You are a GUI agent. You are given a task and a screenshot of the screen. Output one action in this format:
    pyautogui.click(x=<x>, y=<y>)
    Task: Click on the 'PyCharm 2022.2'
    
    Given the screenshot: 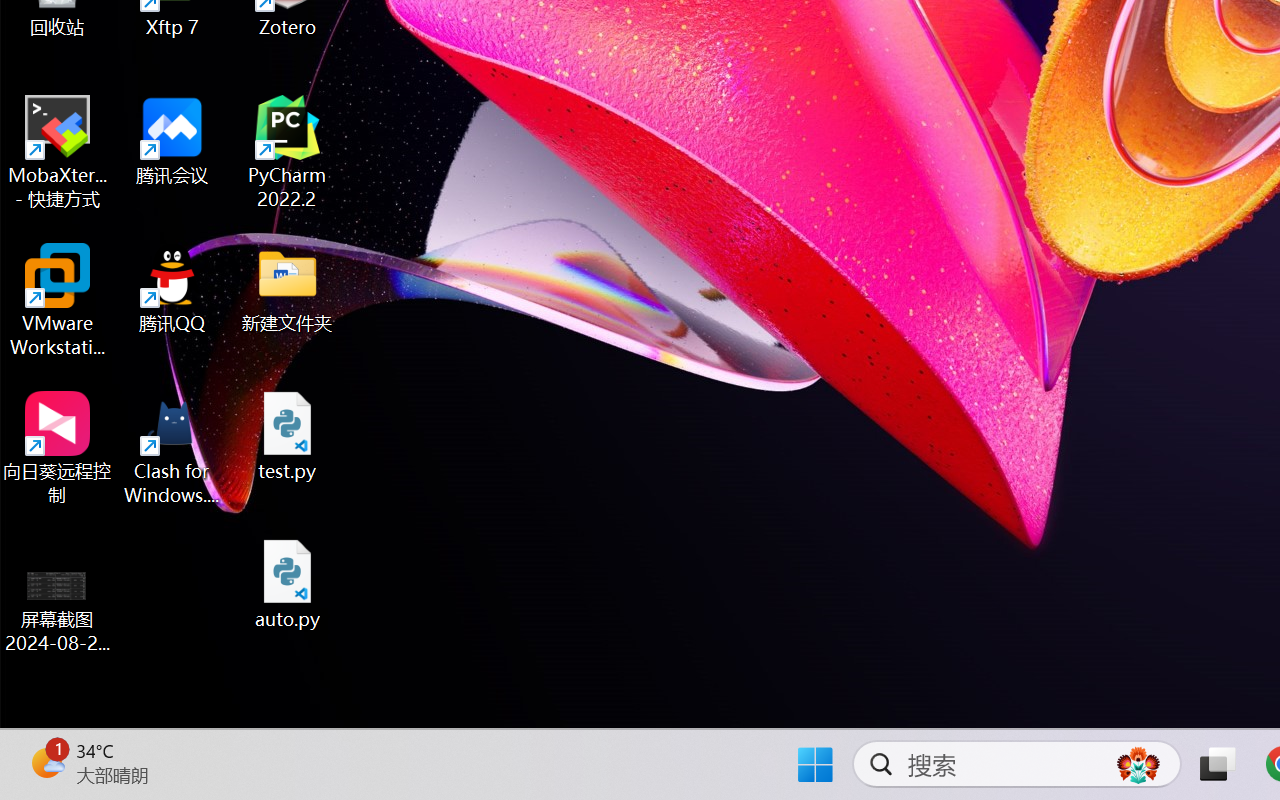 What is the action you would take?
    pyautogui.click(x=287, y=152)
    